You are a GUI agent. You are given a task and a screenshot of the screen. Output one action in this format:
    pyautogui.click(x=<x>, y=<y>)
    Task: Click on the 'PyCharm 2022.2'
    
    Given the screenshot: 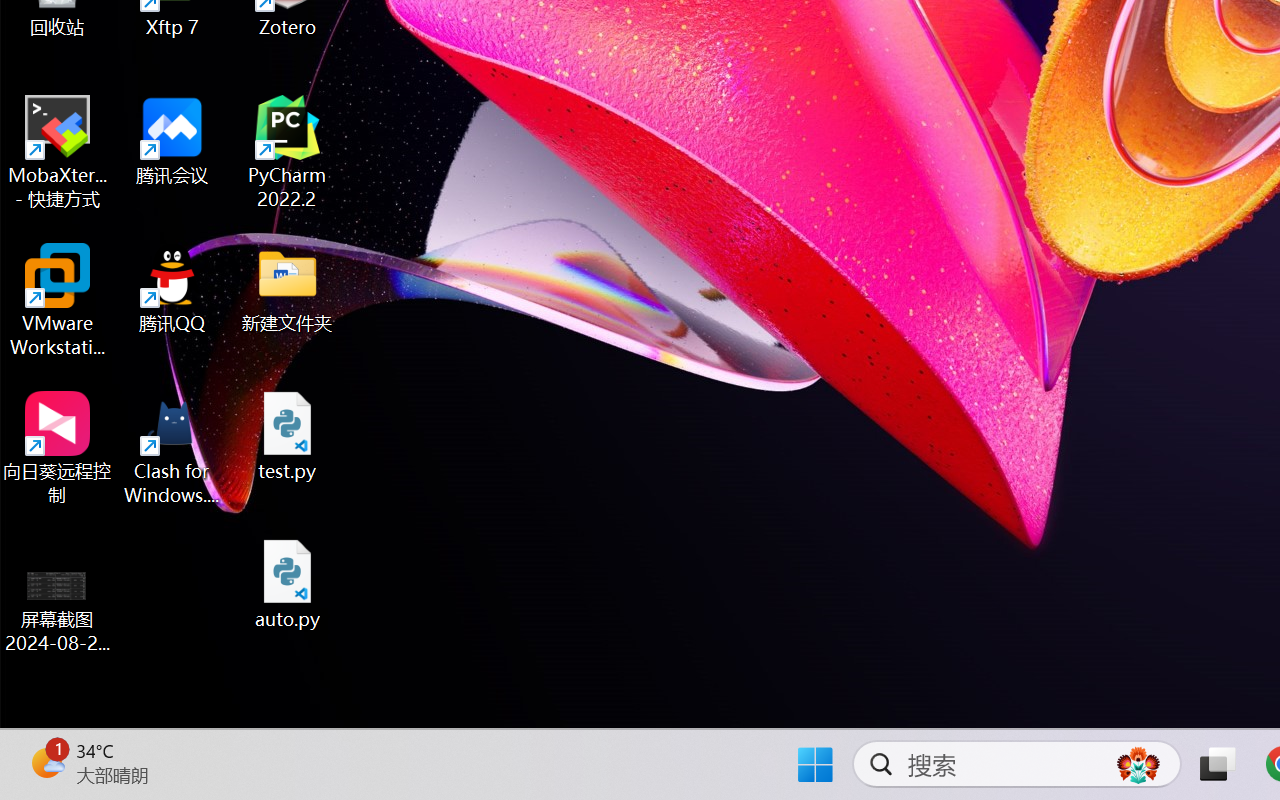 What is the action you would take?
    pyautogui.click(x=287, y=152)
    